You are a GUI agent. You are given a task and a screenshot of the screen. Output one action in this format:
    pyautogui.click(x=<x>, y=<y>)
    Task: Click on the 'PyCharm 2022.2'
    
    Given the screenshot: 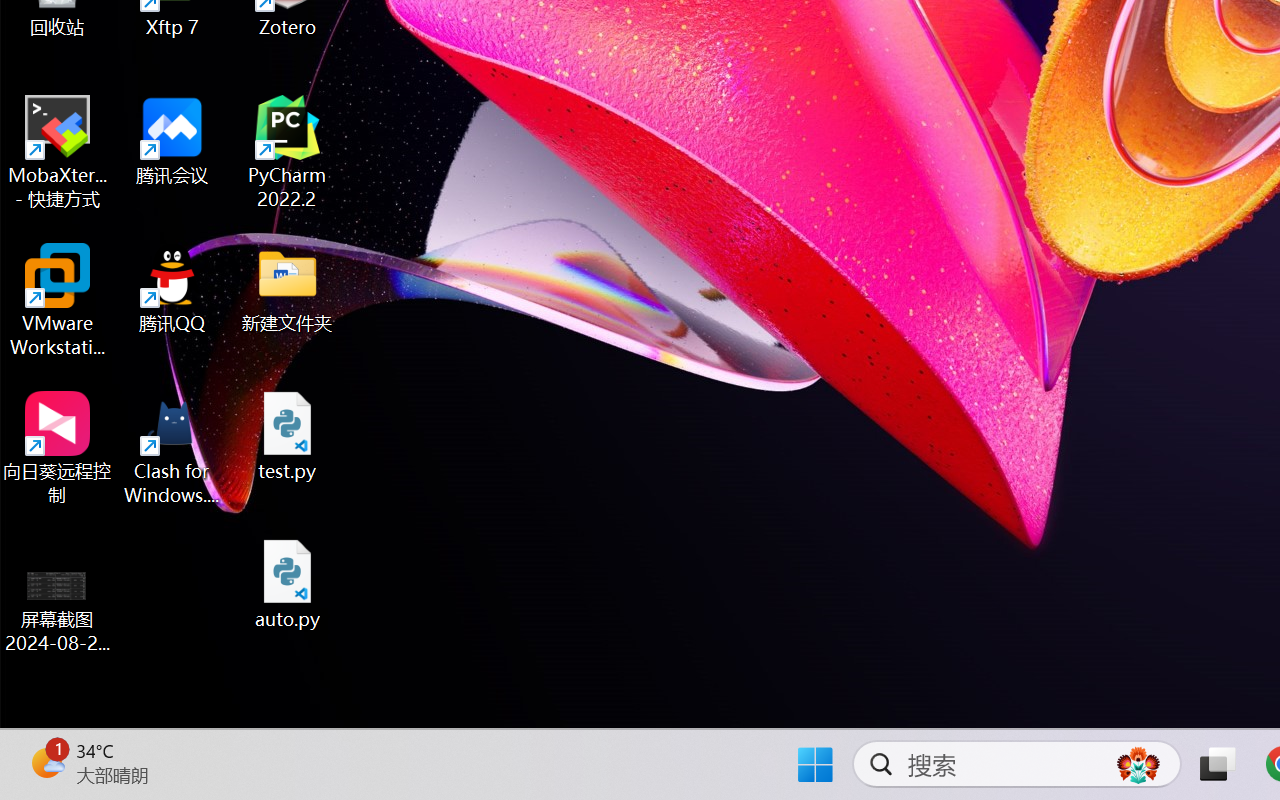 What is the action you would take?
    pyautogui.click(x=287, y=152)
    